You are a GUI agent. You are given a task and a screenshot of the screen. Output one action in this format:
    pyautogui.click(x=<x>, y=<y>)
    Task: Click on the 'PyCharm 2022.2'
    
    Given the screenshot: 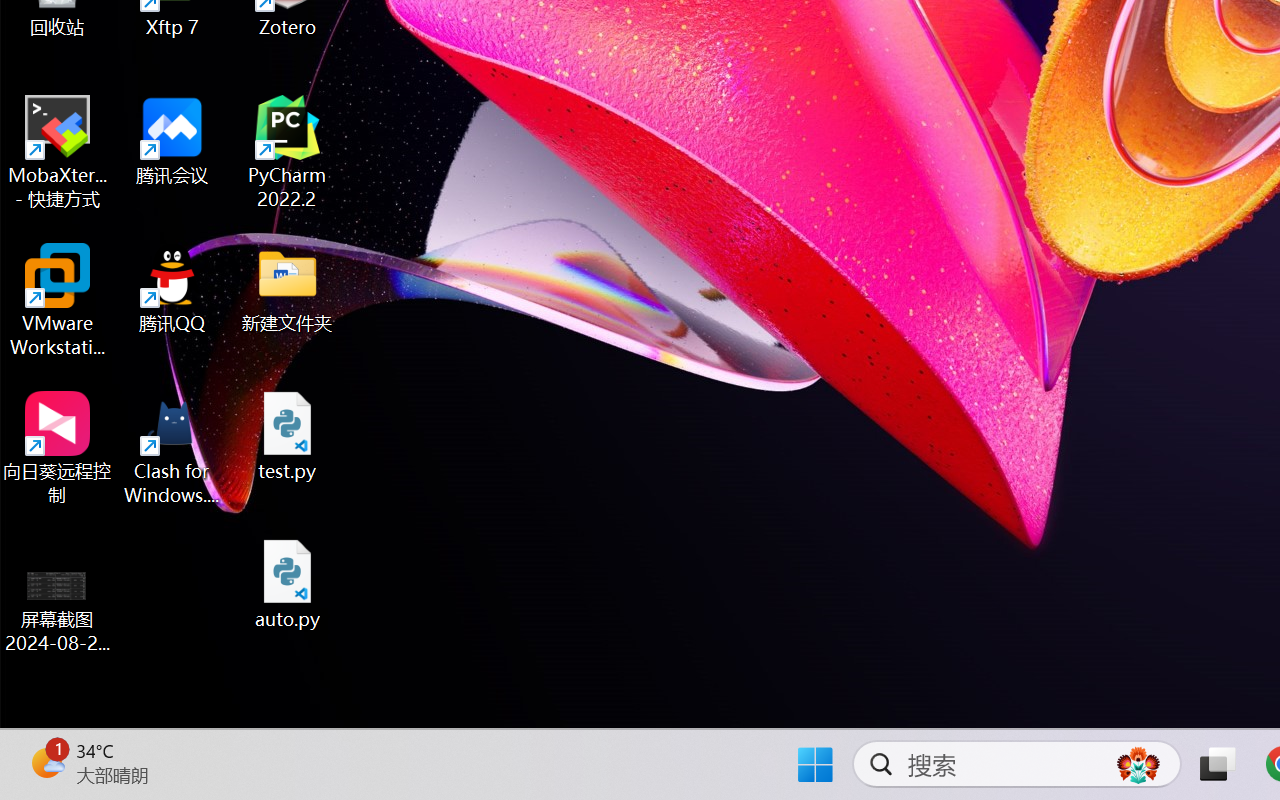 What is the action you would take?
    pyautogui.click(x=287, y=152)
    